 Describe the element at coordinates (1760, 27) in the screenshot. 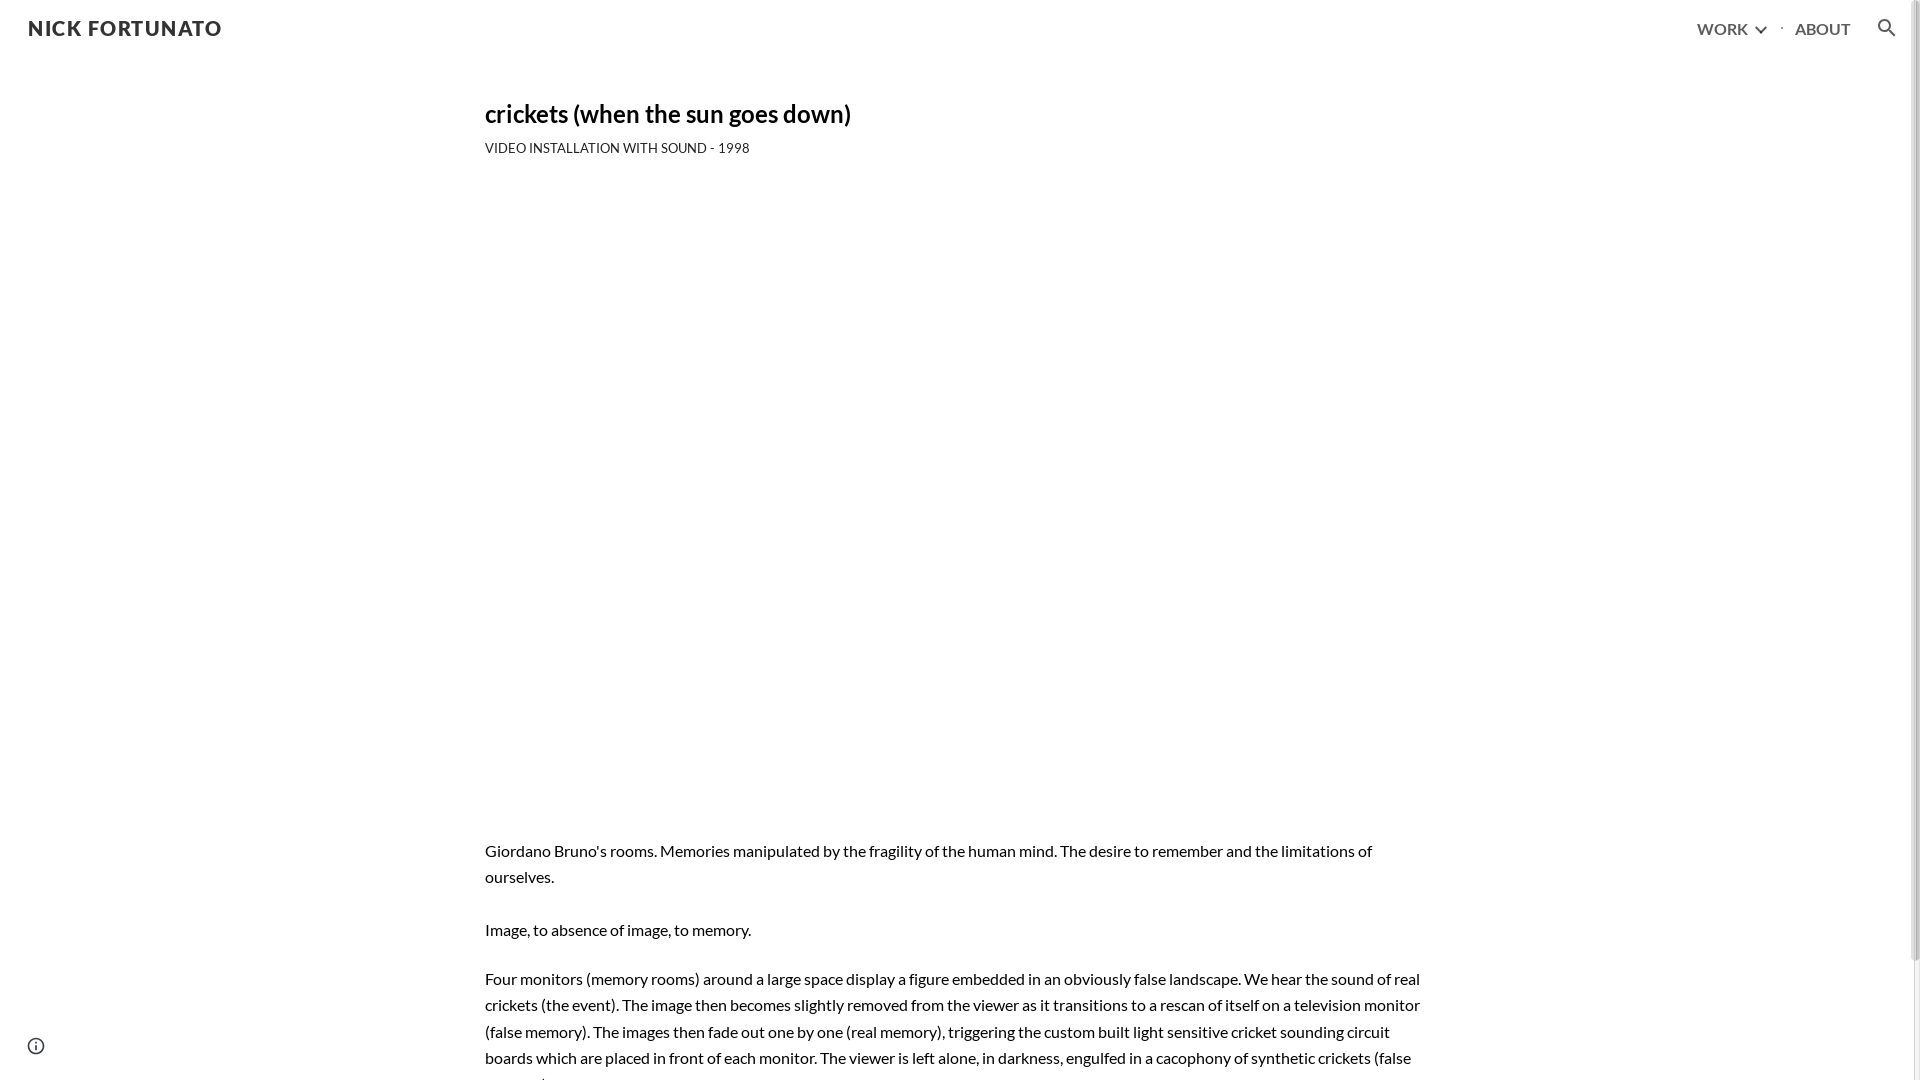

I see `'Expand/Collapse'` at that location.